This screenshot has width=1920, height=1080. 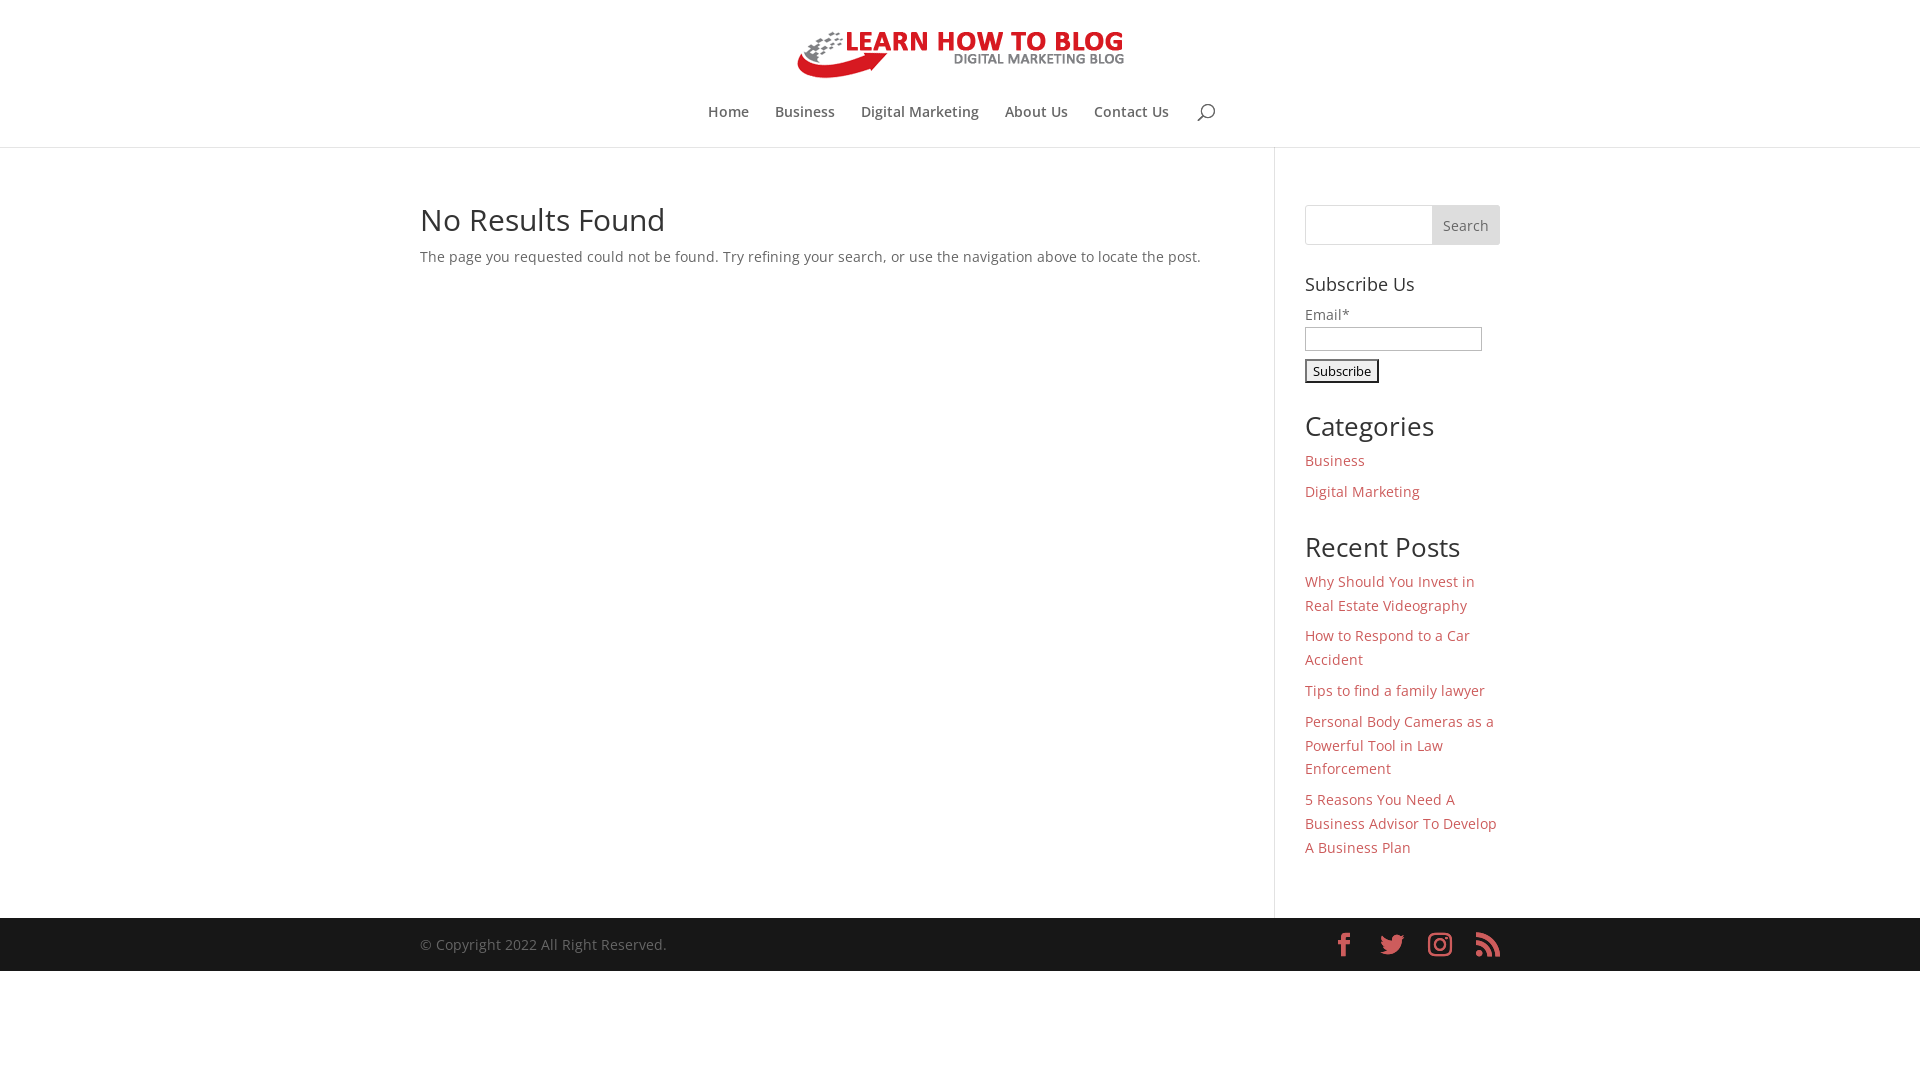 I want to click on 'Tips to find a family lawyer', so click(x=1394, y=689).